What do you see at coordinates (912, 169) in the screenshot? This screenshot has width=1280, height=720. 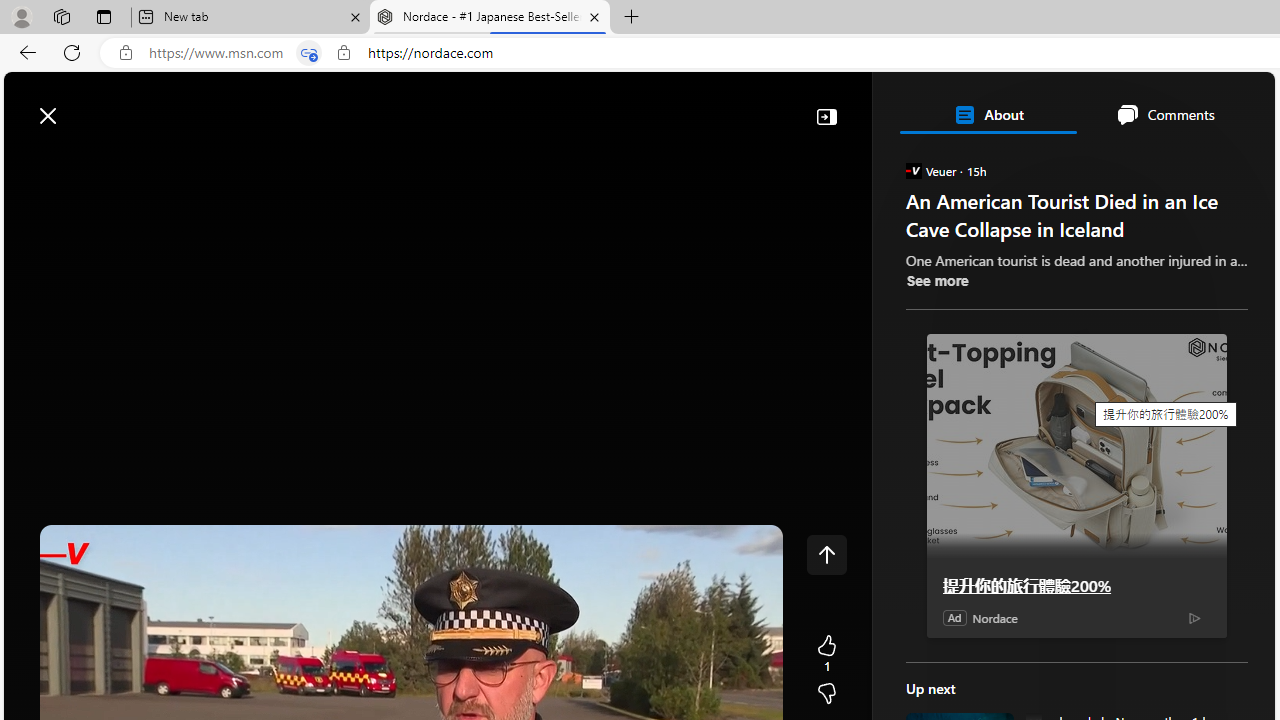 I see `'Veuer'` at bounding box center [912, 169].